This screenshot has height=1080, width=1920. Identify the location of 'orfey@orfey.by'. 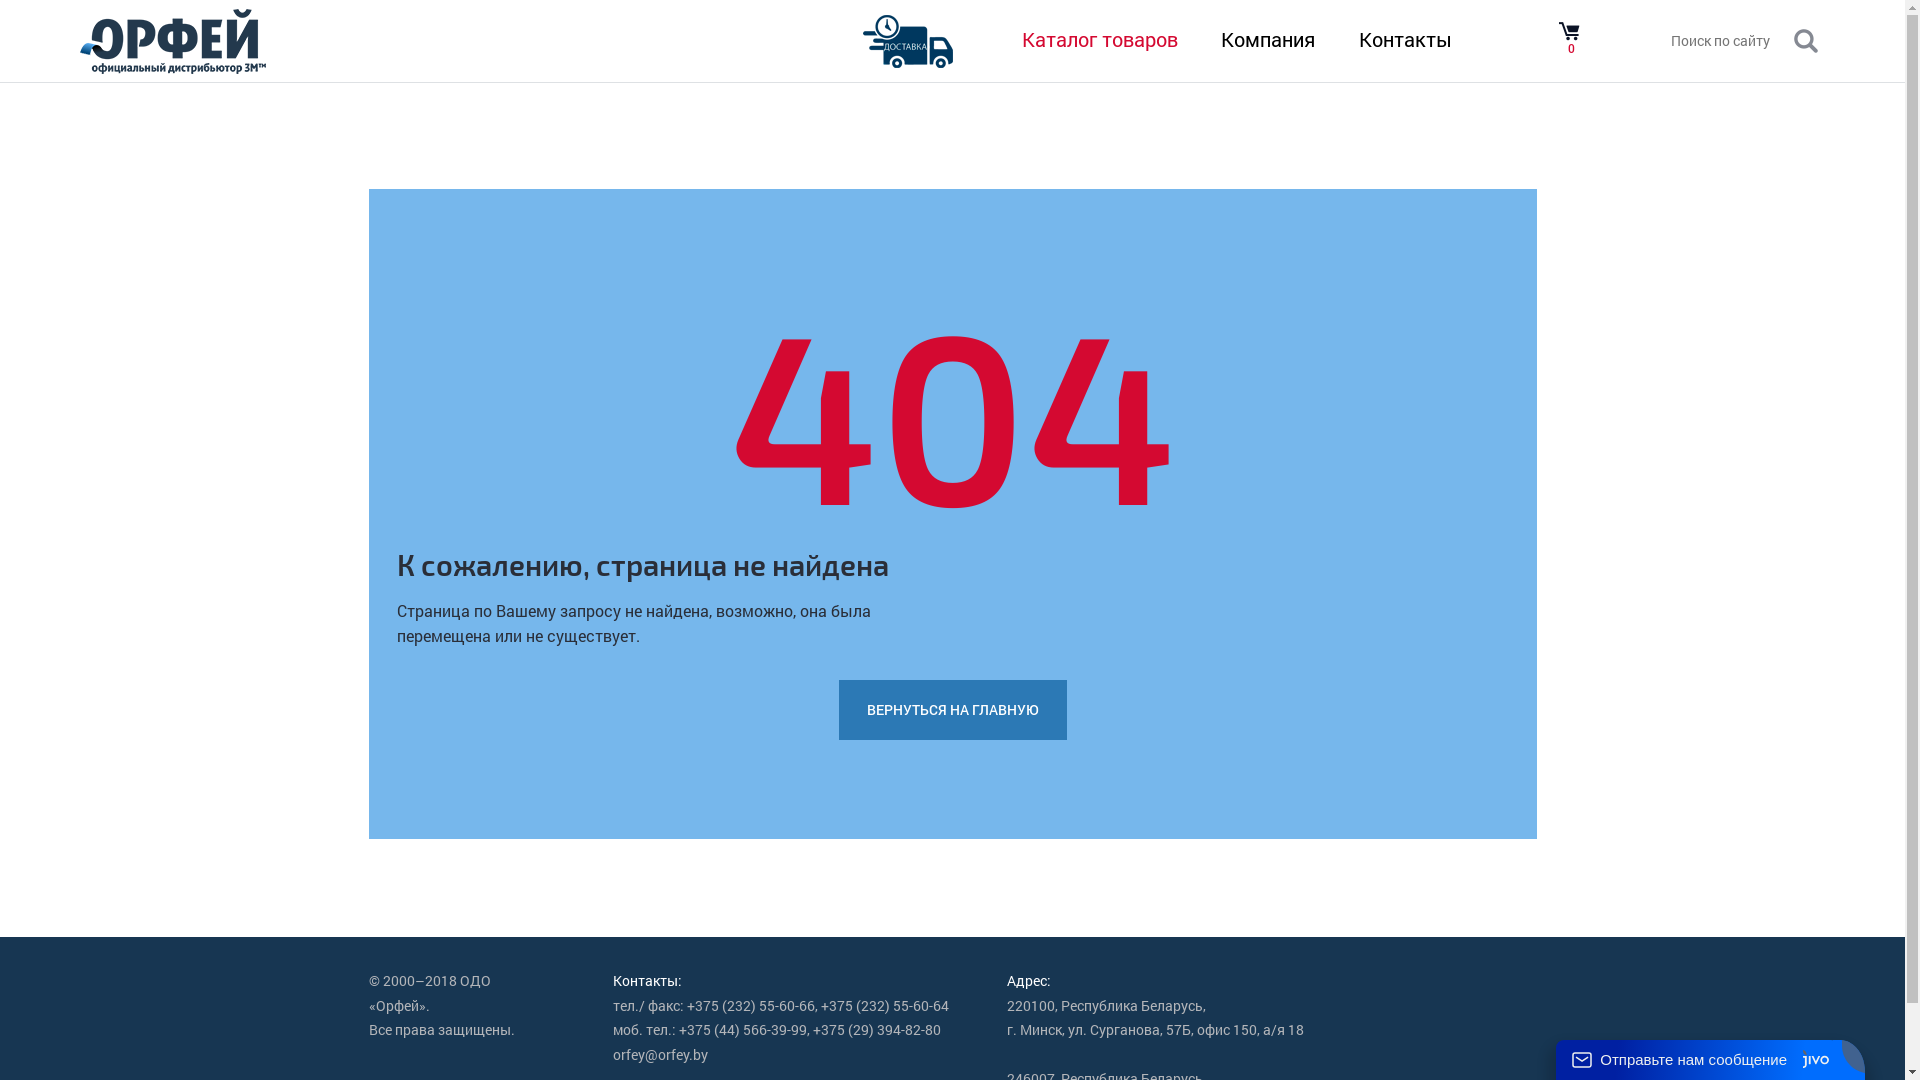
(660, 1054).